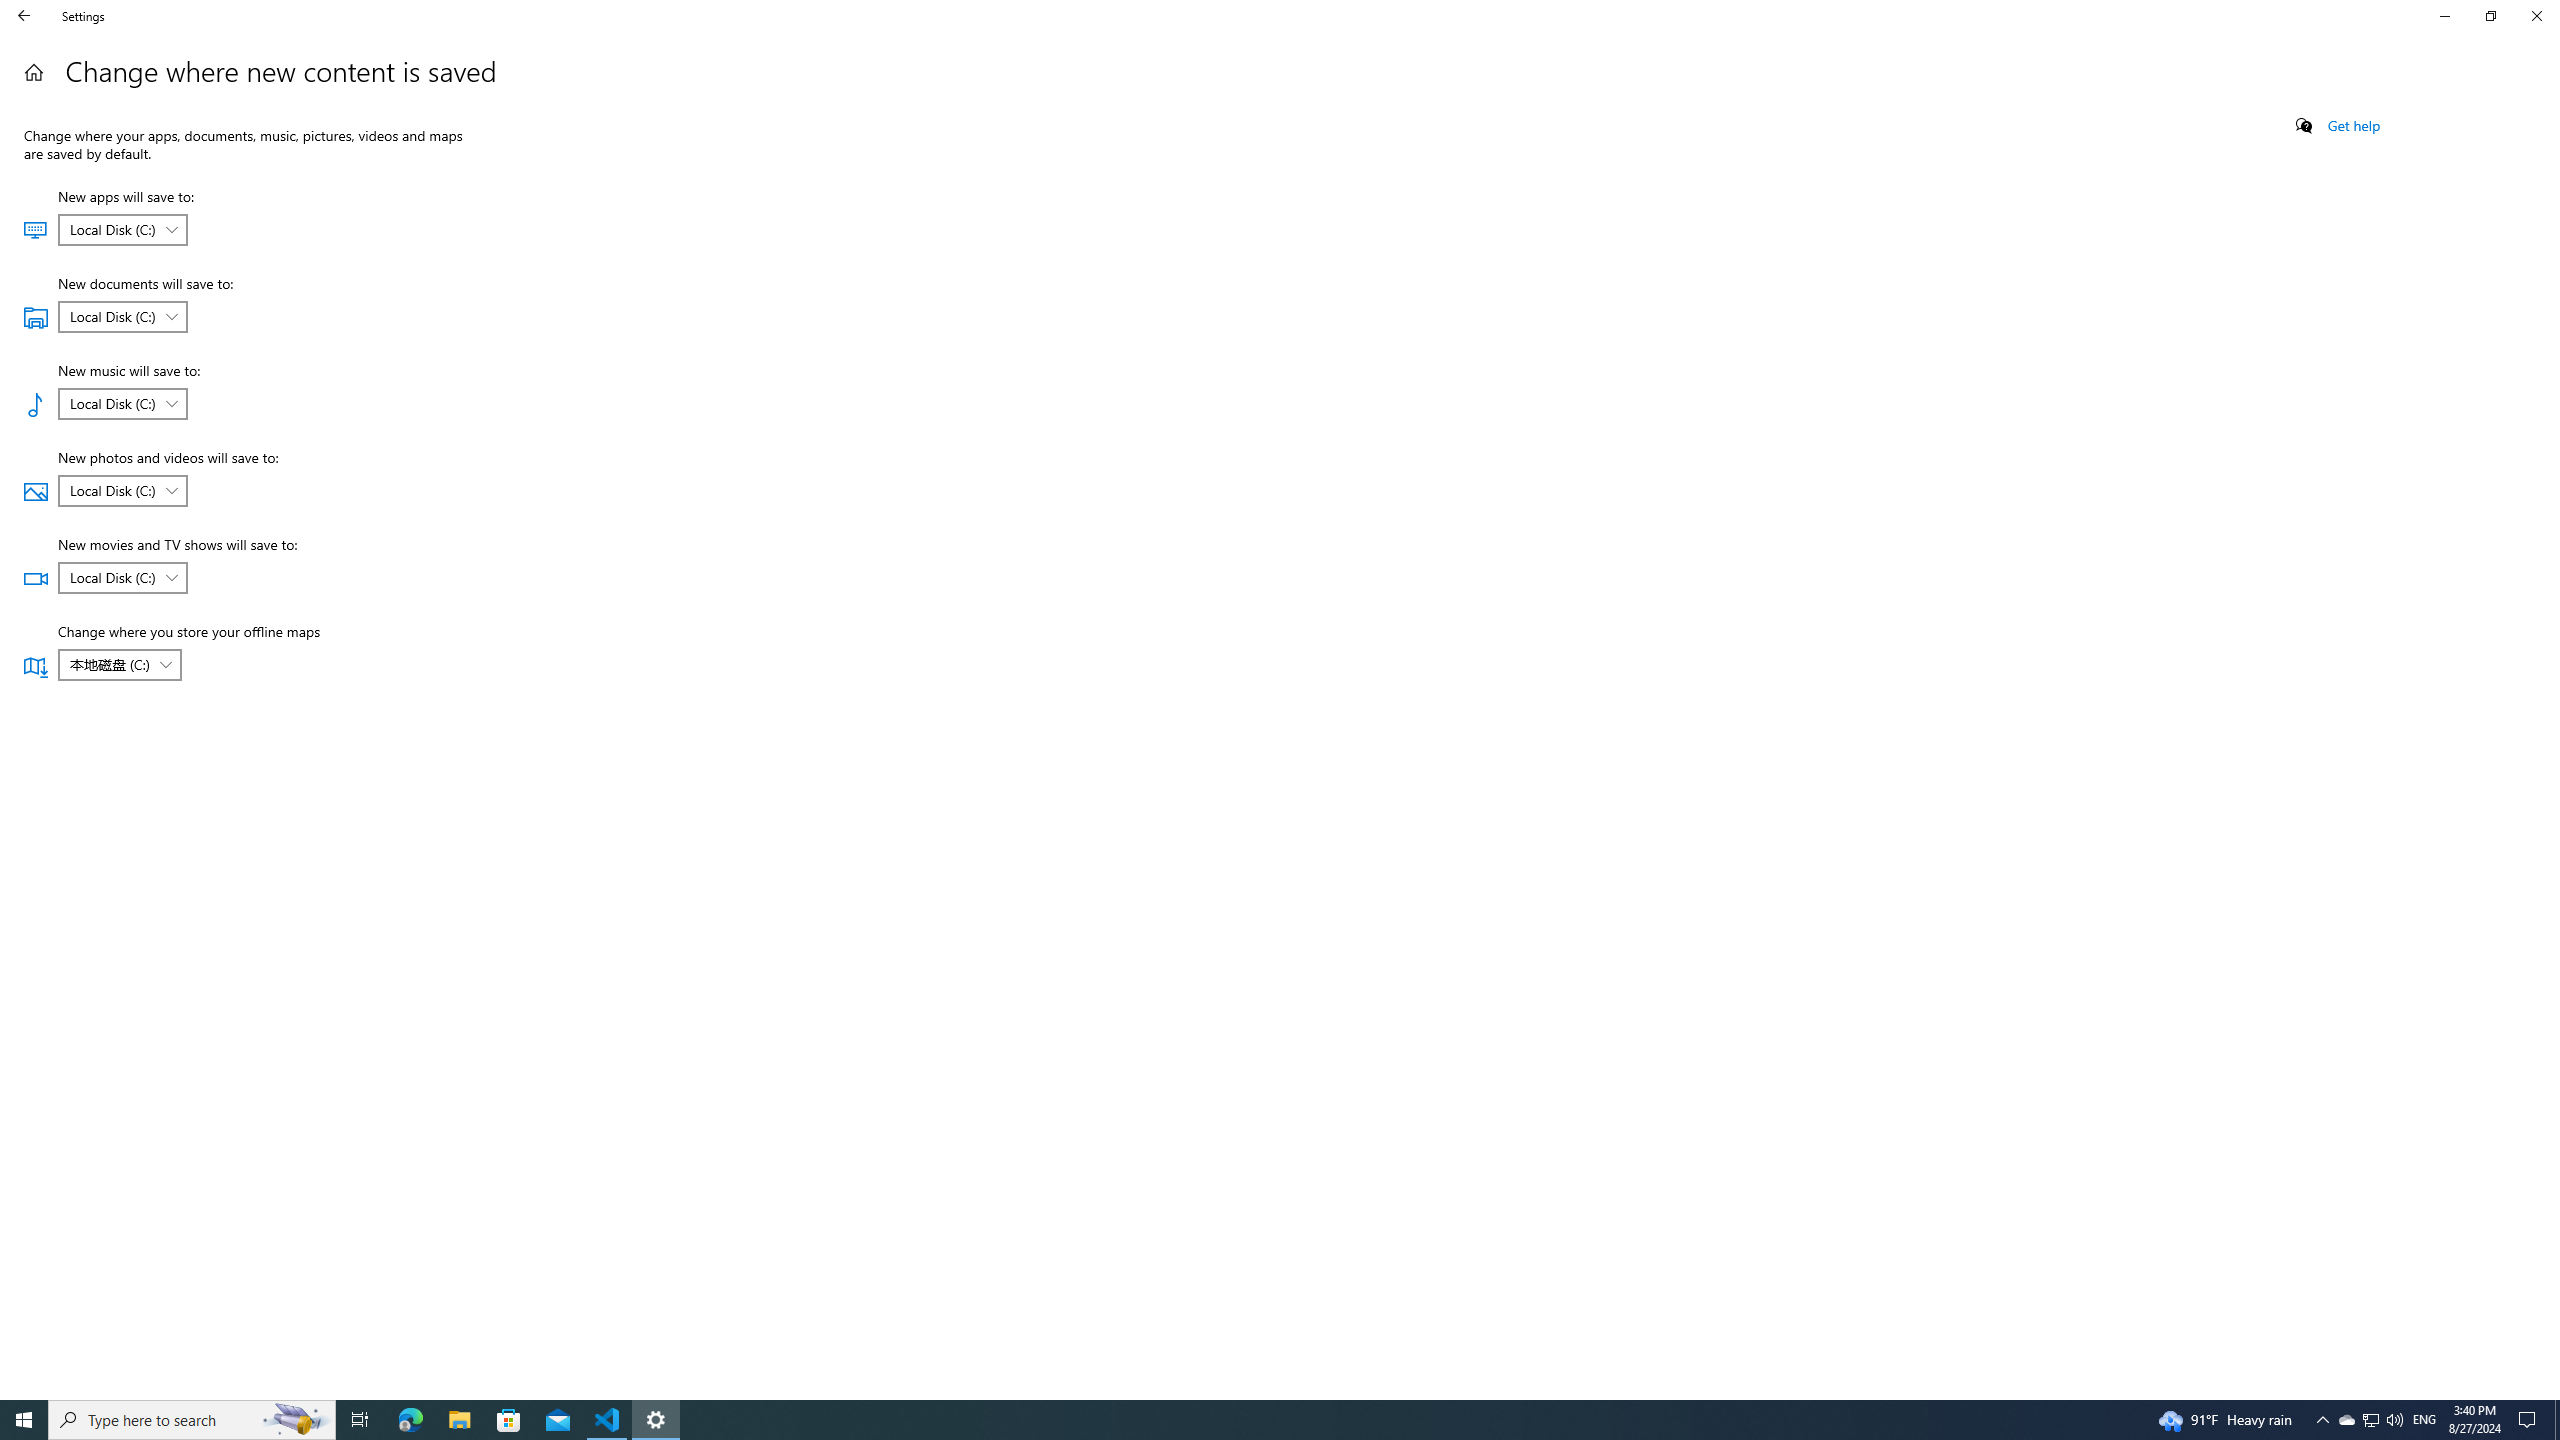 This screenshot has height=1440, width=2560. What do you see at coordinates (191, 1418) in the screenshot?
I see `'Search highlights icon opens search home window'` at bounding box center [191, 1418].